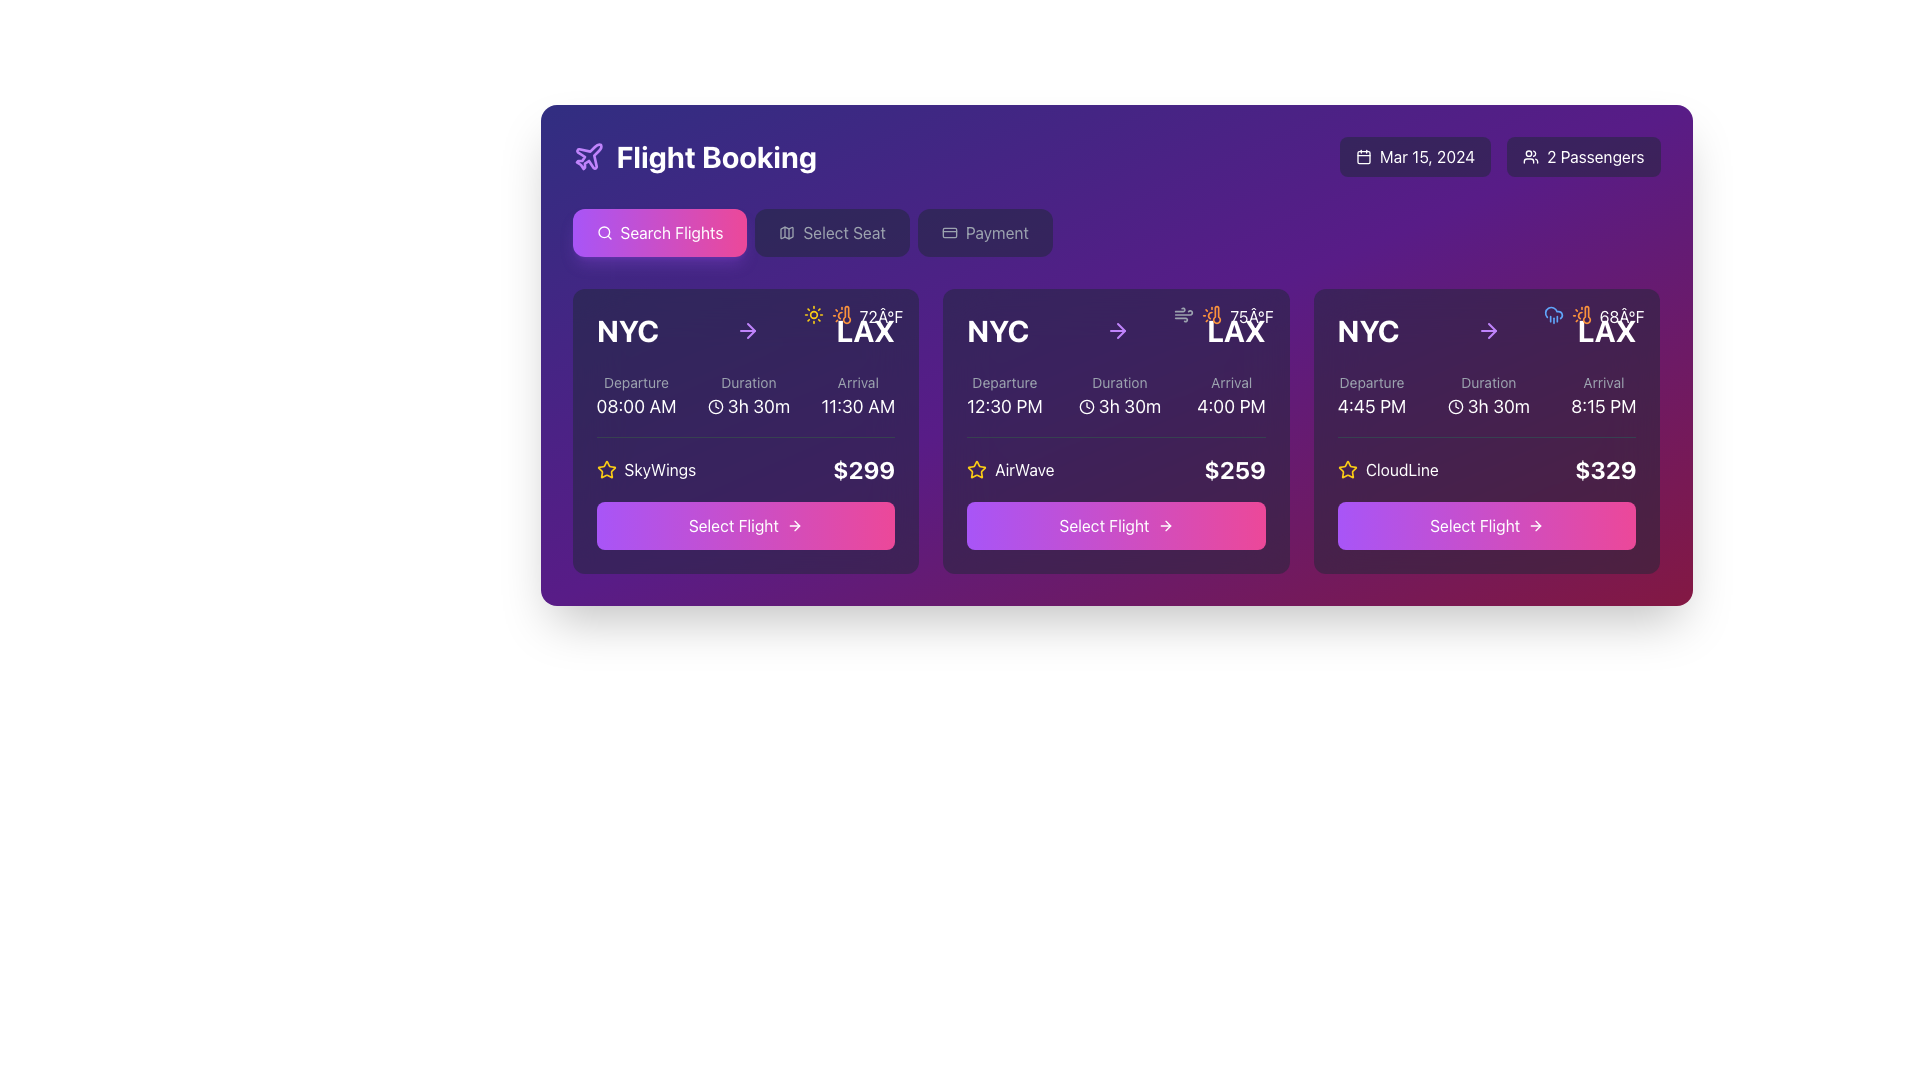 The width and height of the screenshot is (1920, 1080). Describe the element at coordinates (1371, 382) in the screenshot. I see `the 'Departure' label located above the '4:45 PM' display in the flight details card for the NYC to LAX flight` at that location.